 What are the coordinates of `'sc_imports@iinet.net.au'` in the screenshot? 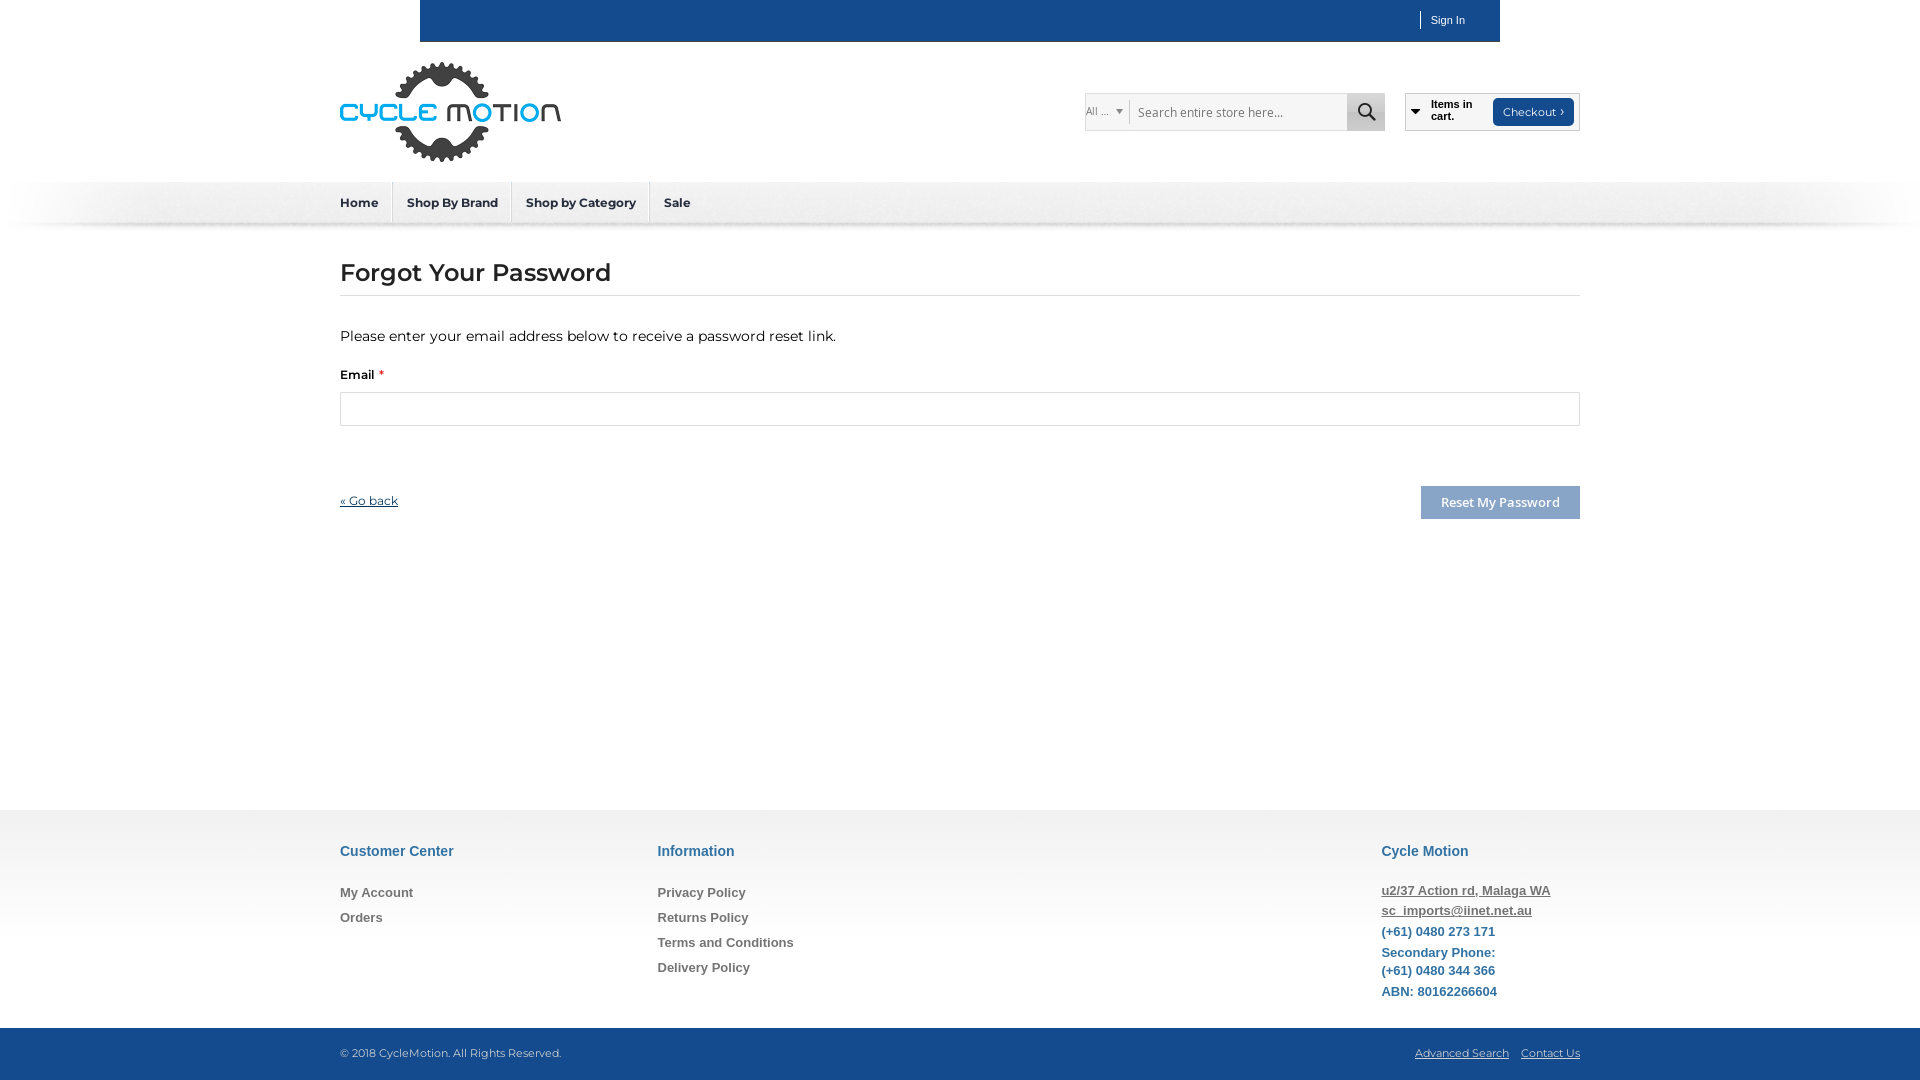 It's located at (1456, 910).